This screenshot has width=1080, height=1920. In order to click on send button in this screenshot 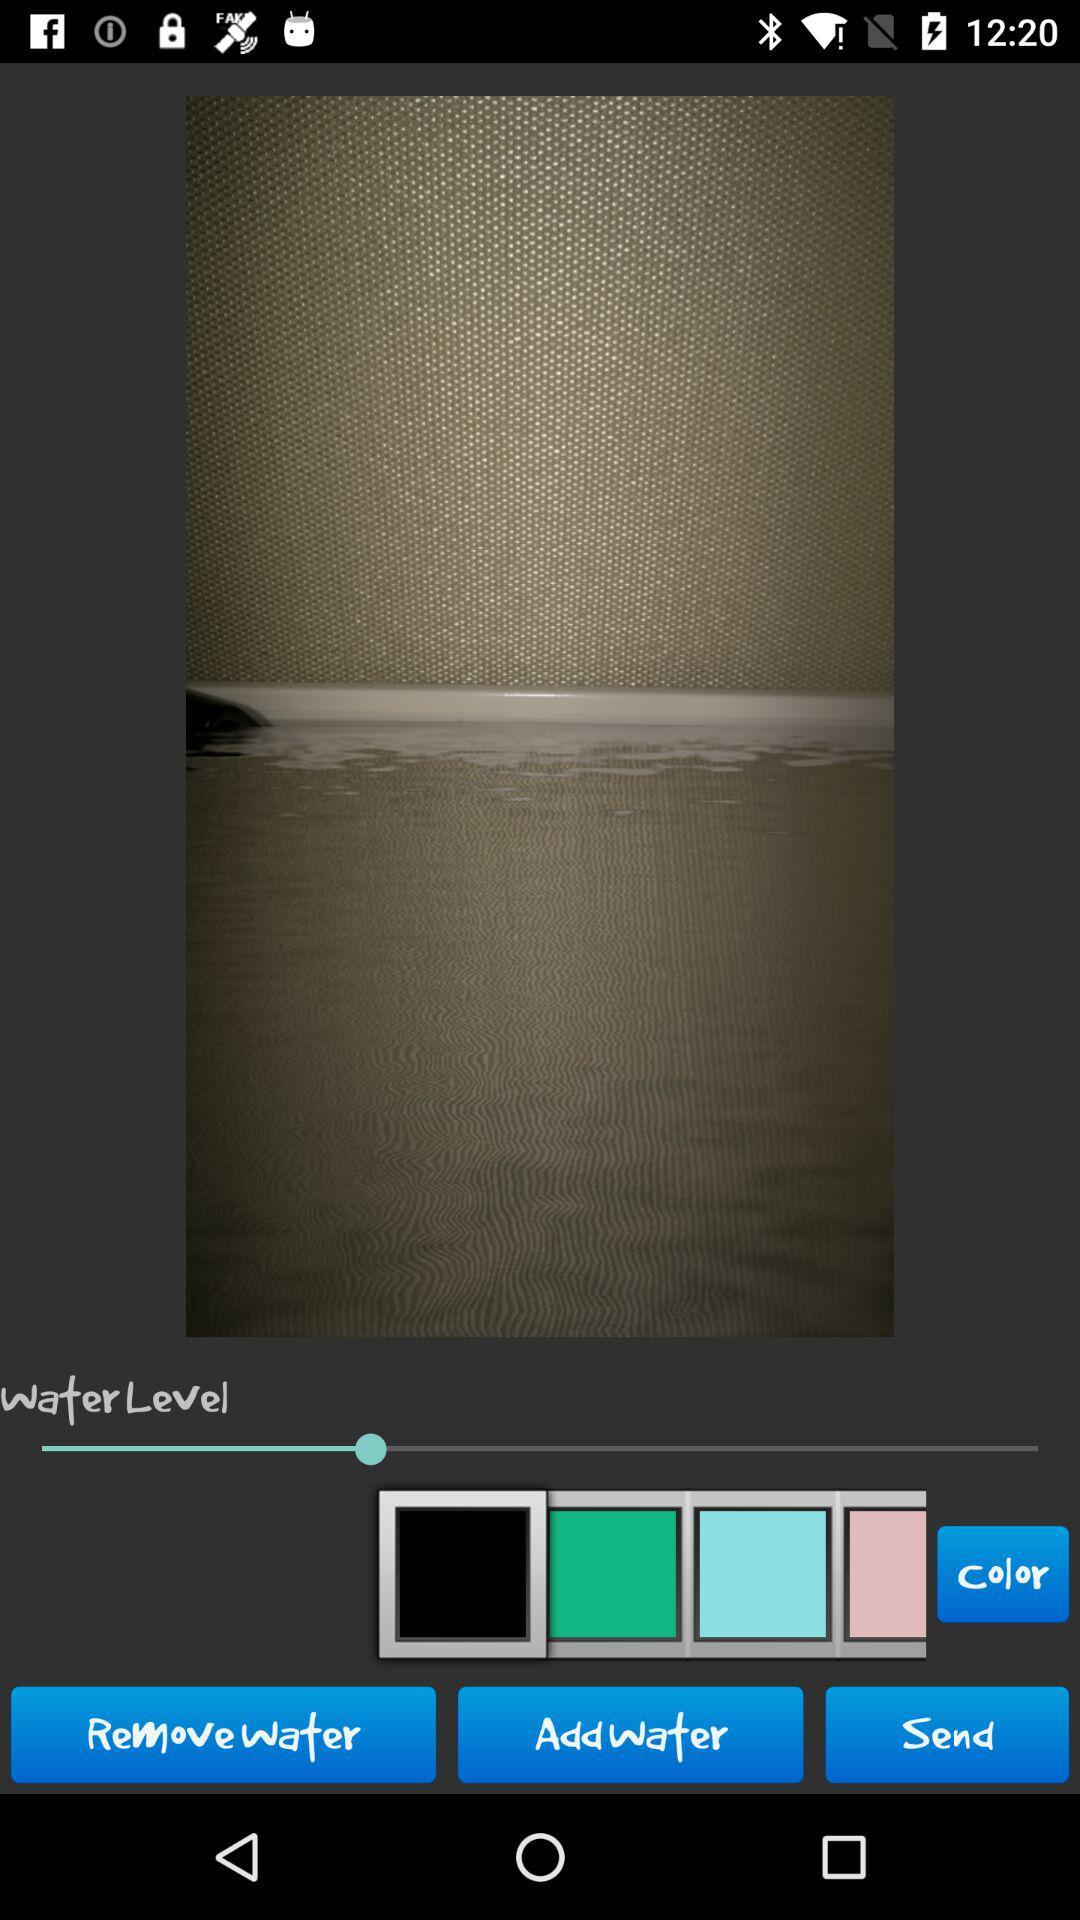, I will do `click(946, 1733)`.